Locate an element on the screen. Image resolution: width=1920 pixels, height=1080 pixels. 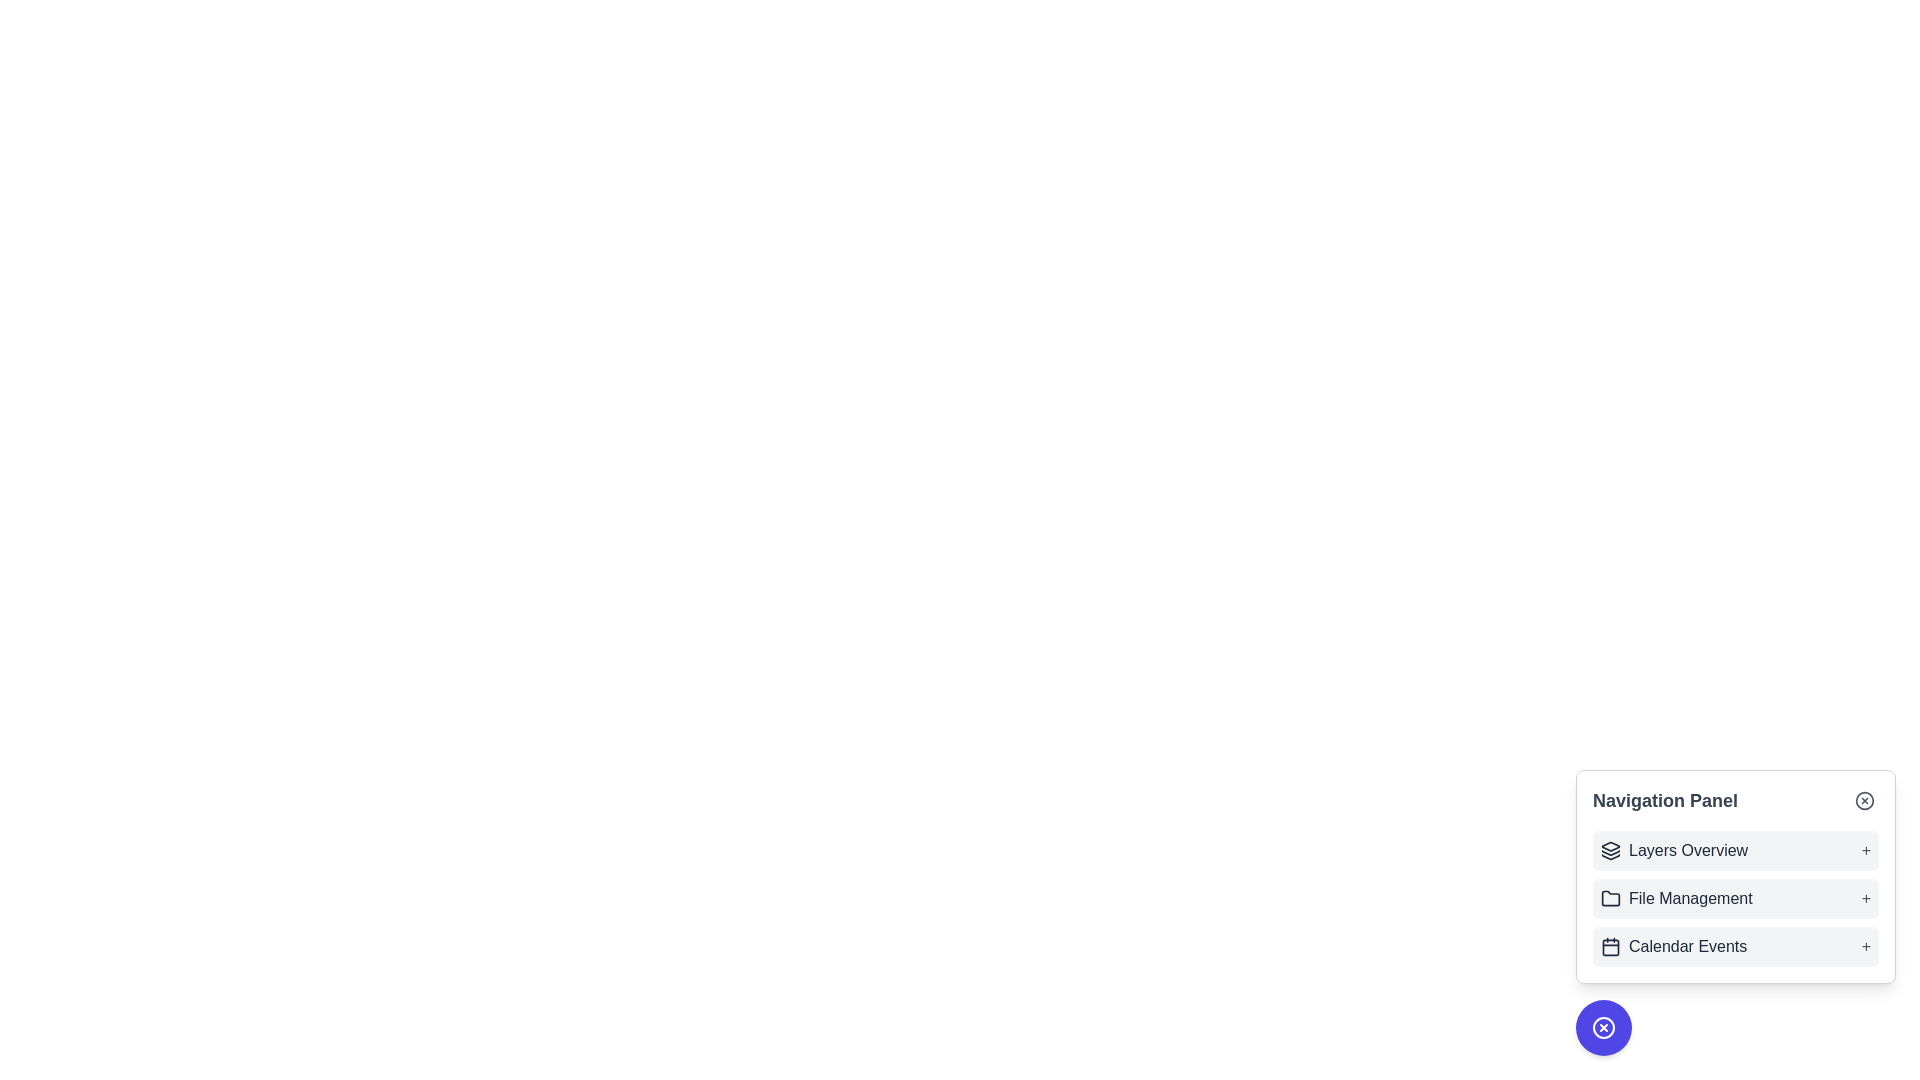
the 'Layers Overview' label in the navigation panel is located at coordinates (1674, 851).